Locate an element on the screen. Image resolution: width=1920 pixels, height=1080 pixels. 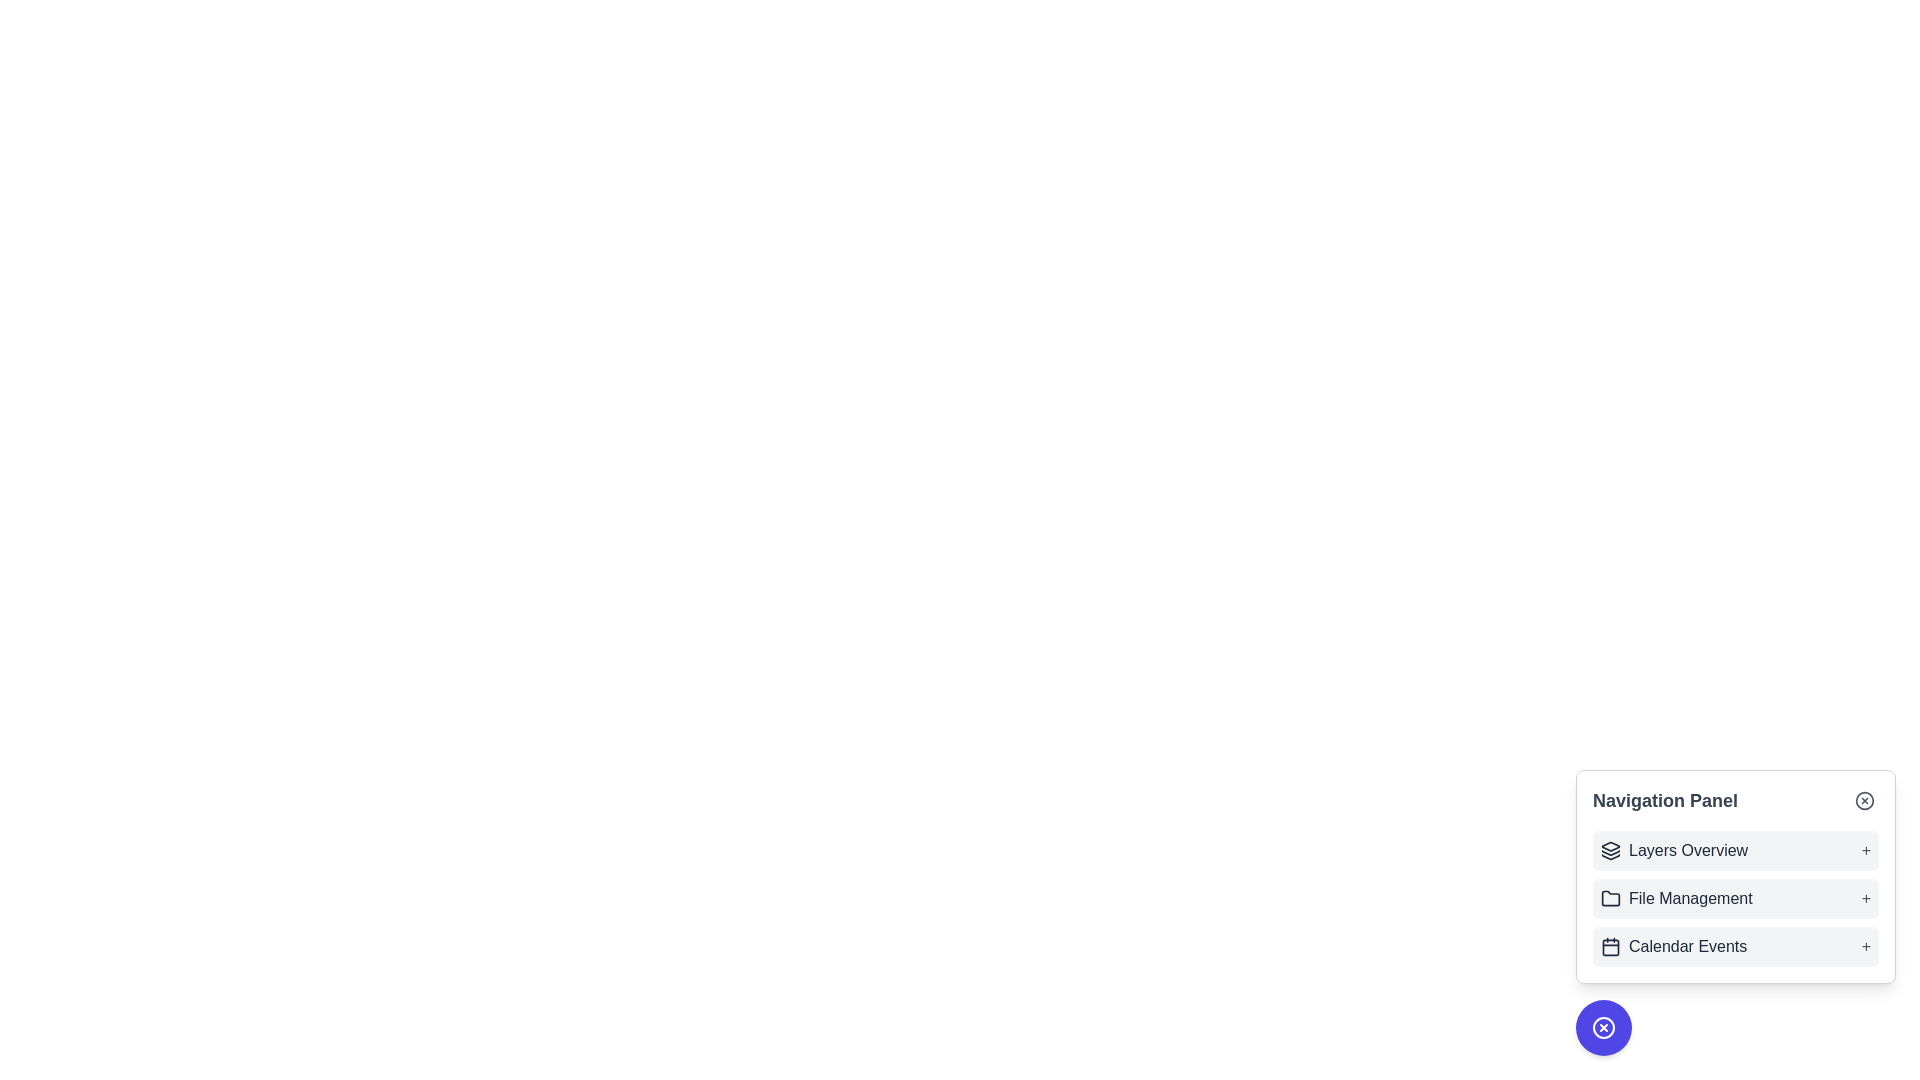
the 'Layers Overview' label in the navigation panel is located at coordinates (1674, 851).